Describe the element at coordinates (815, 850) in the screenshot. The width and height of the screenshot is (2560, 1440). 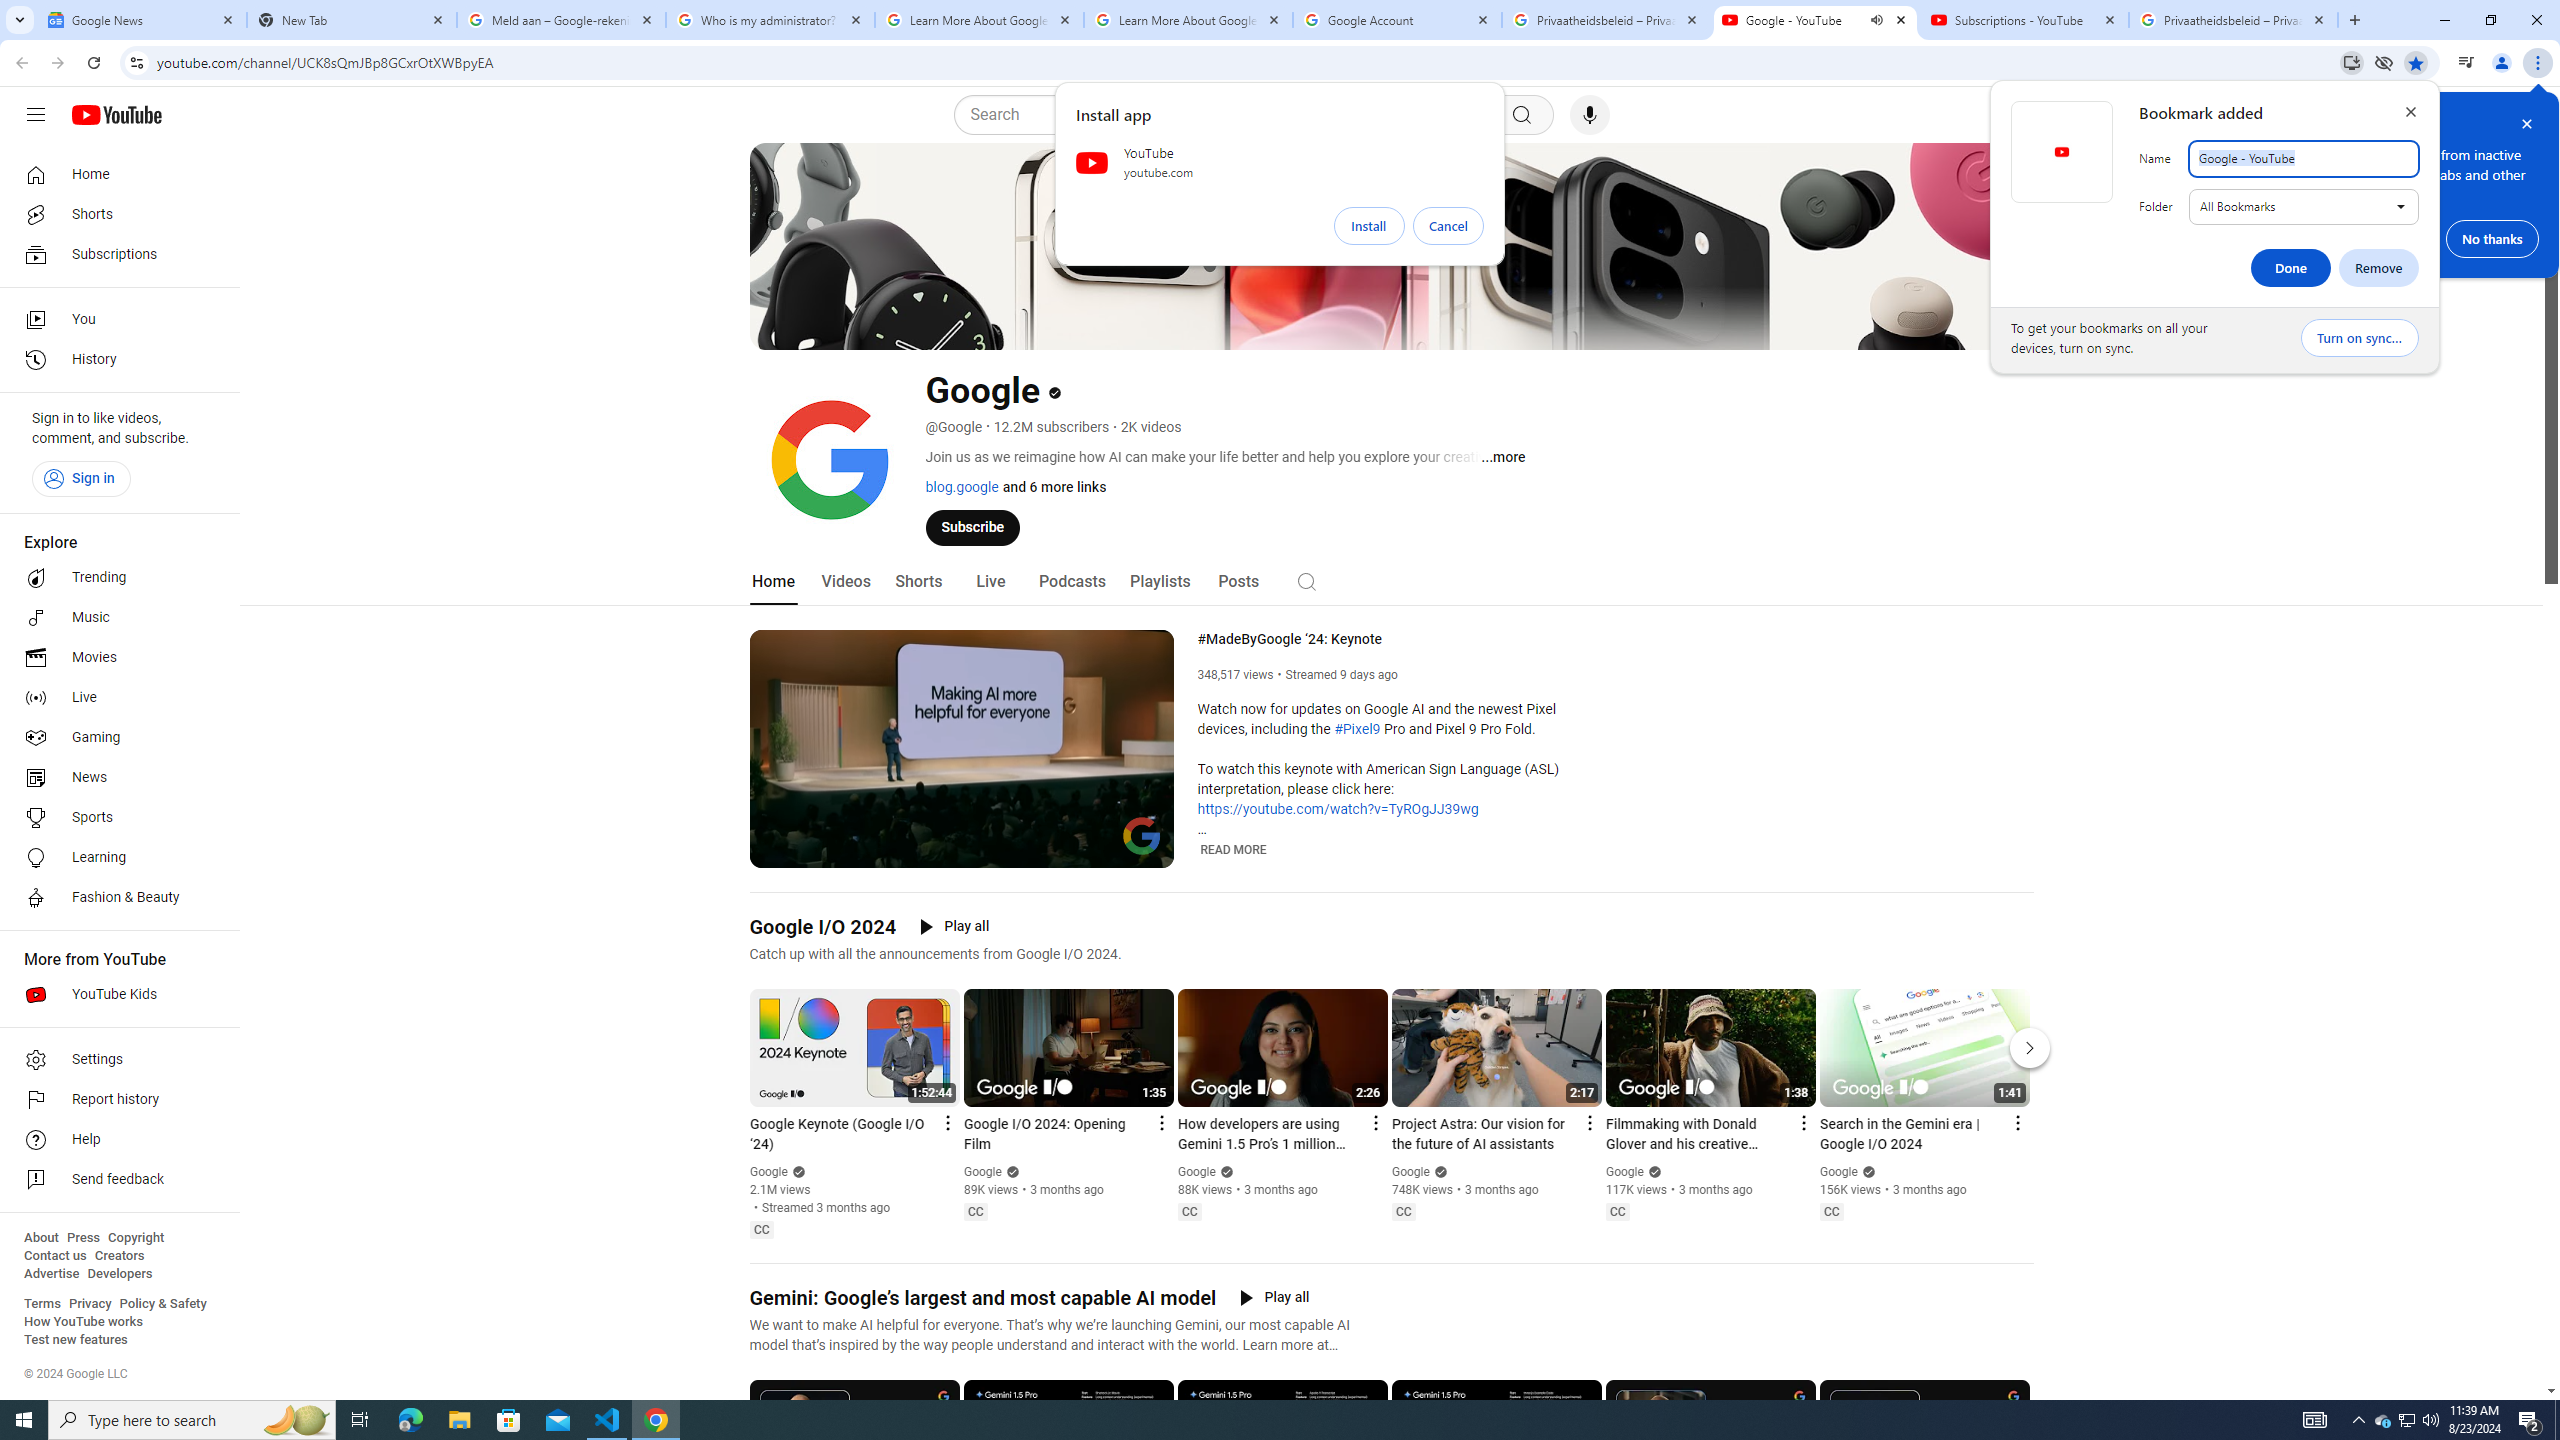
I see `'Mute (m)'` at that location.